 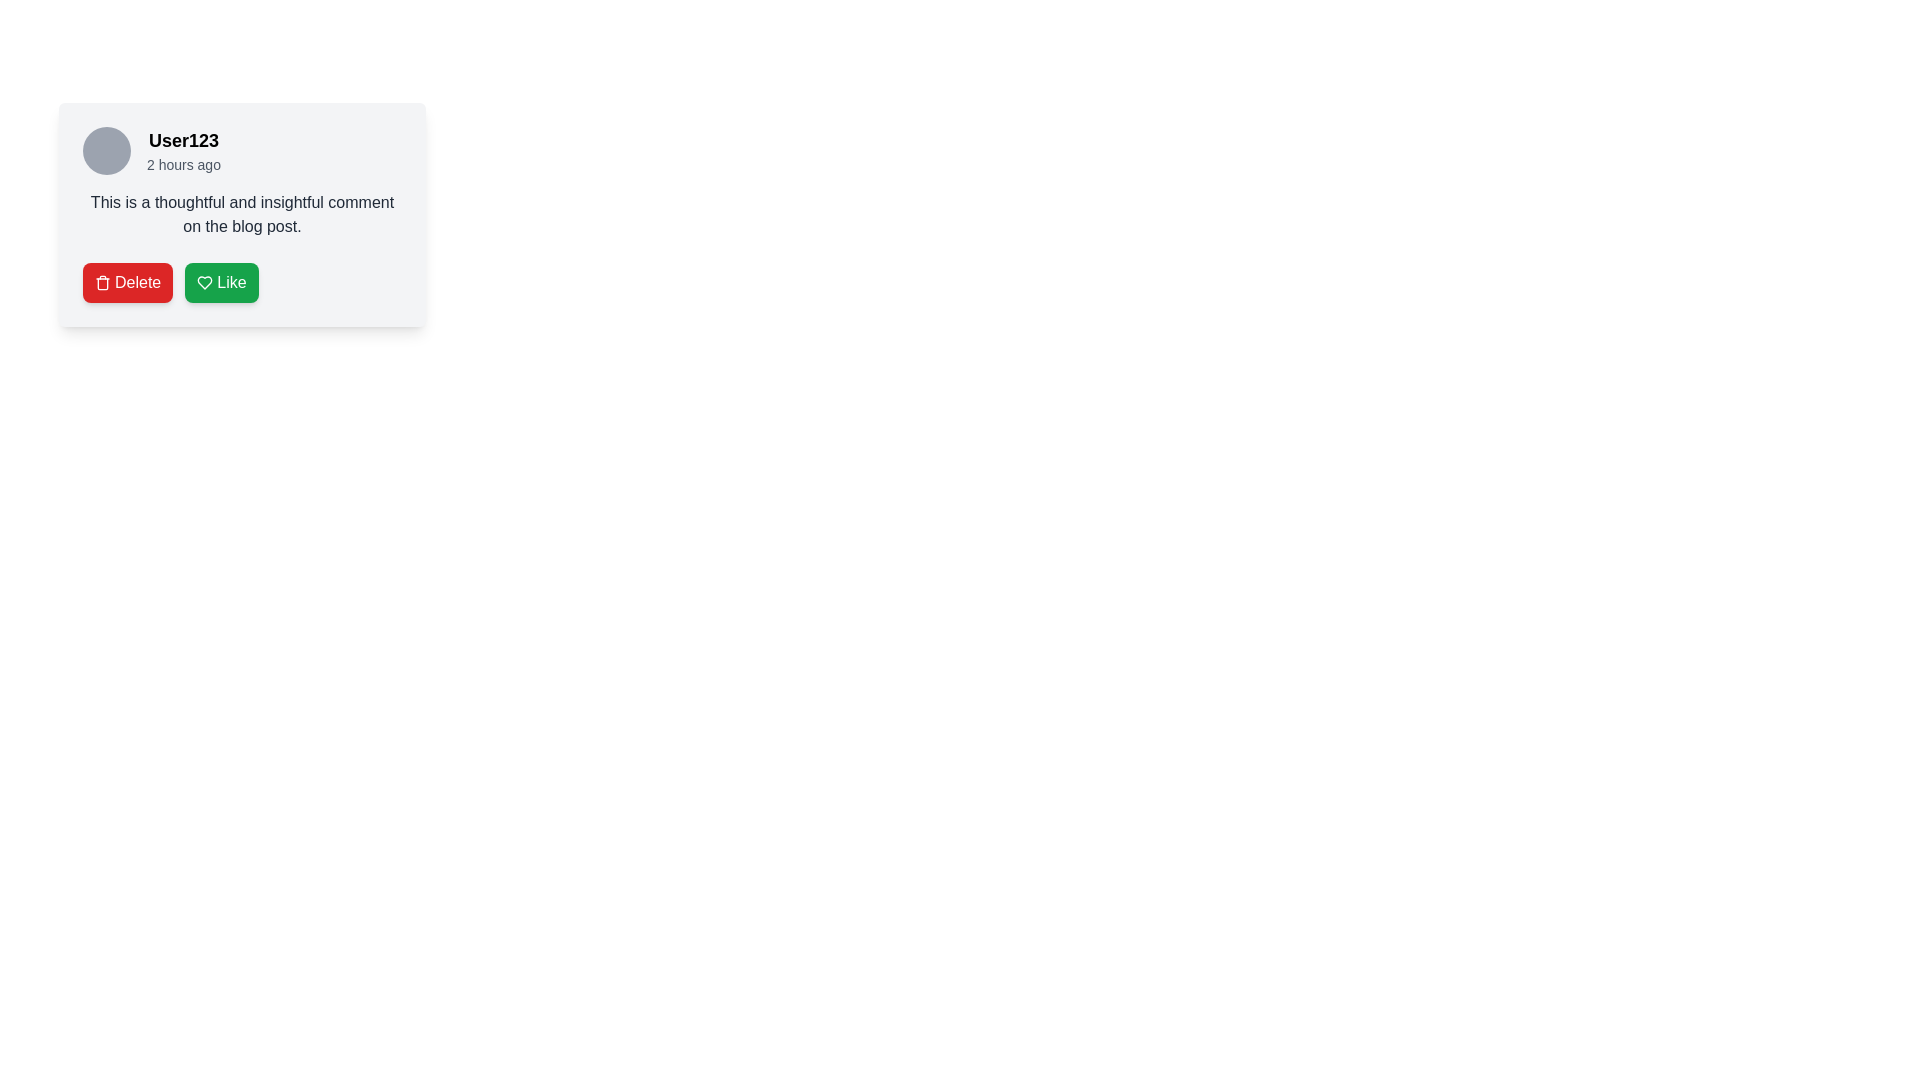 I want to click on the centrally aligned Text block that displays user-generated content, positioned below the user identifier and timestamp, above the 'Delete' and 'Like' buttons, so click(x=241, y=215).